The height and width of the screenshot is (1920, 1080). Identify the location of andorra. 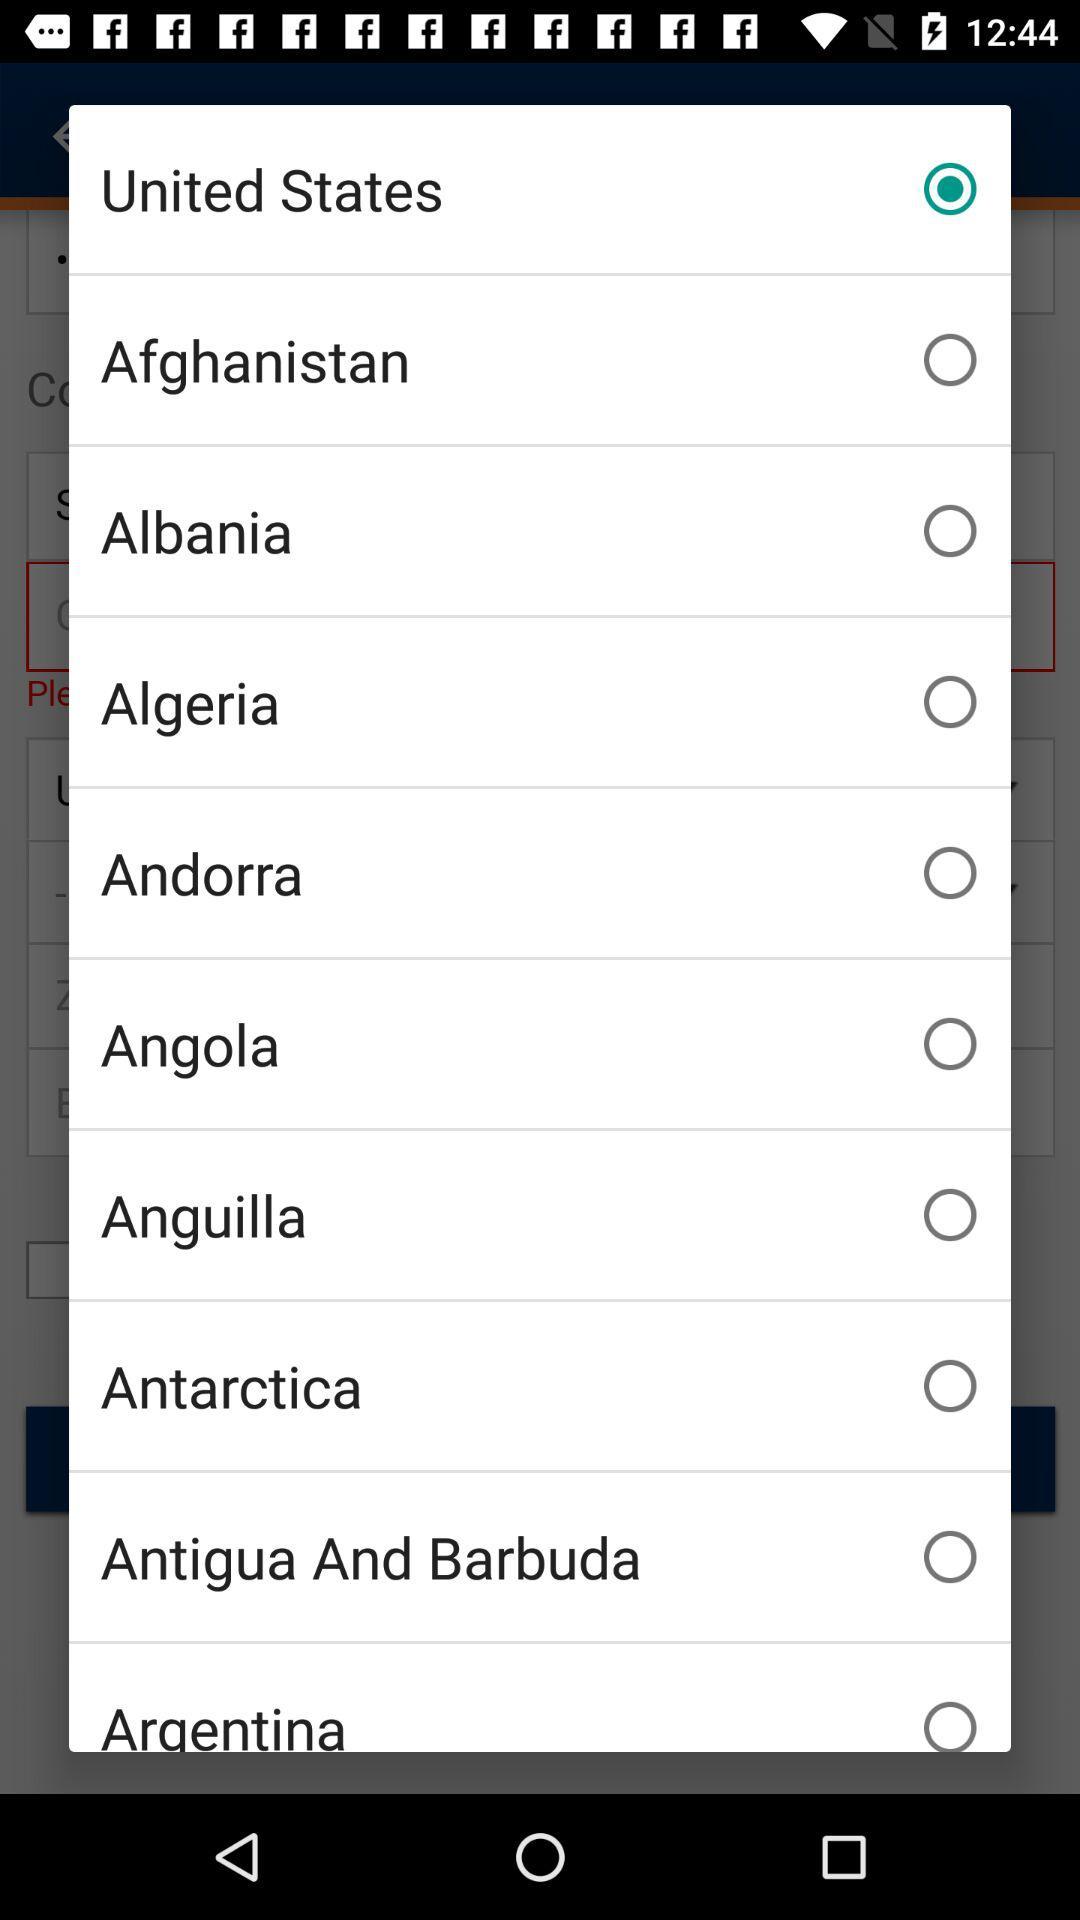
(540, 873).